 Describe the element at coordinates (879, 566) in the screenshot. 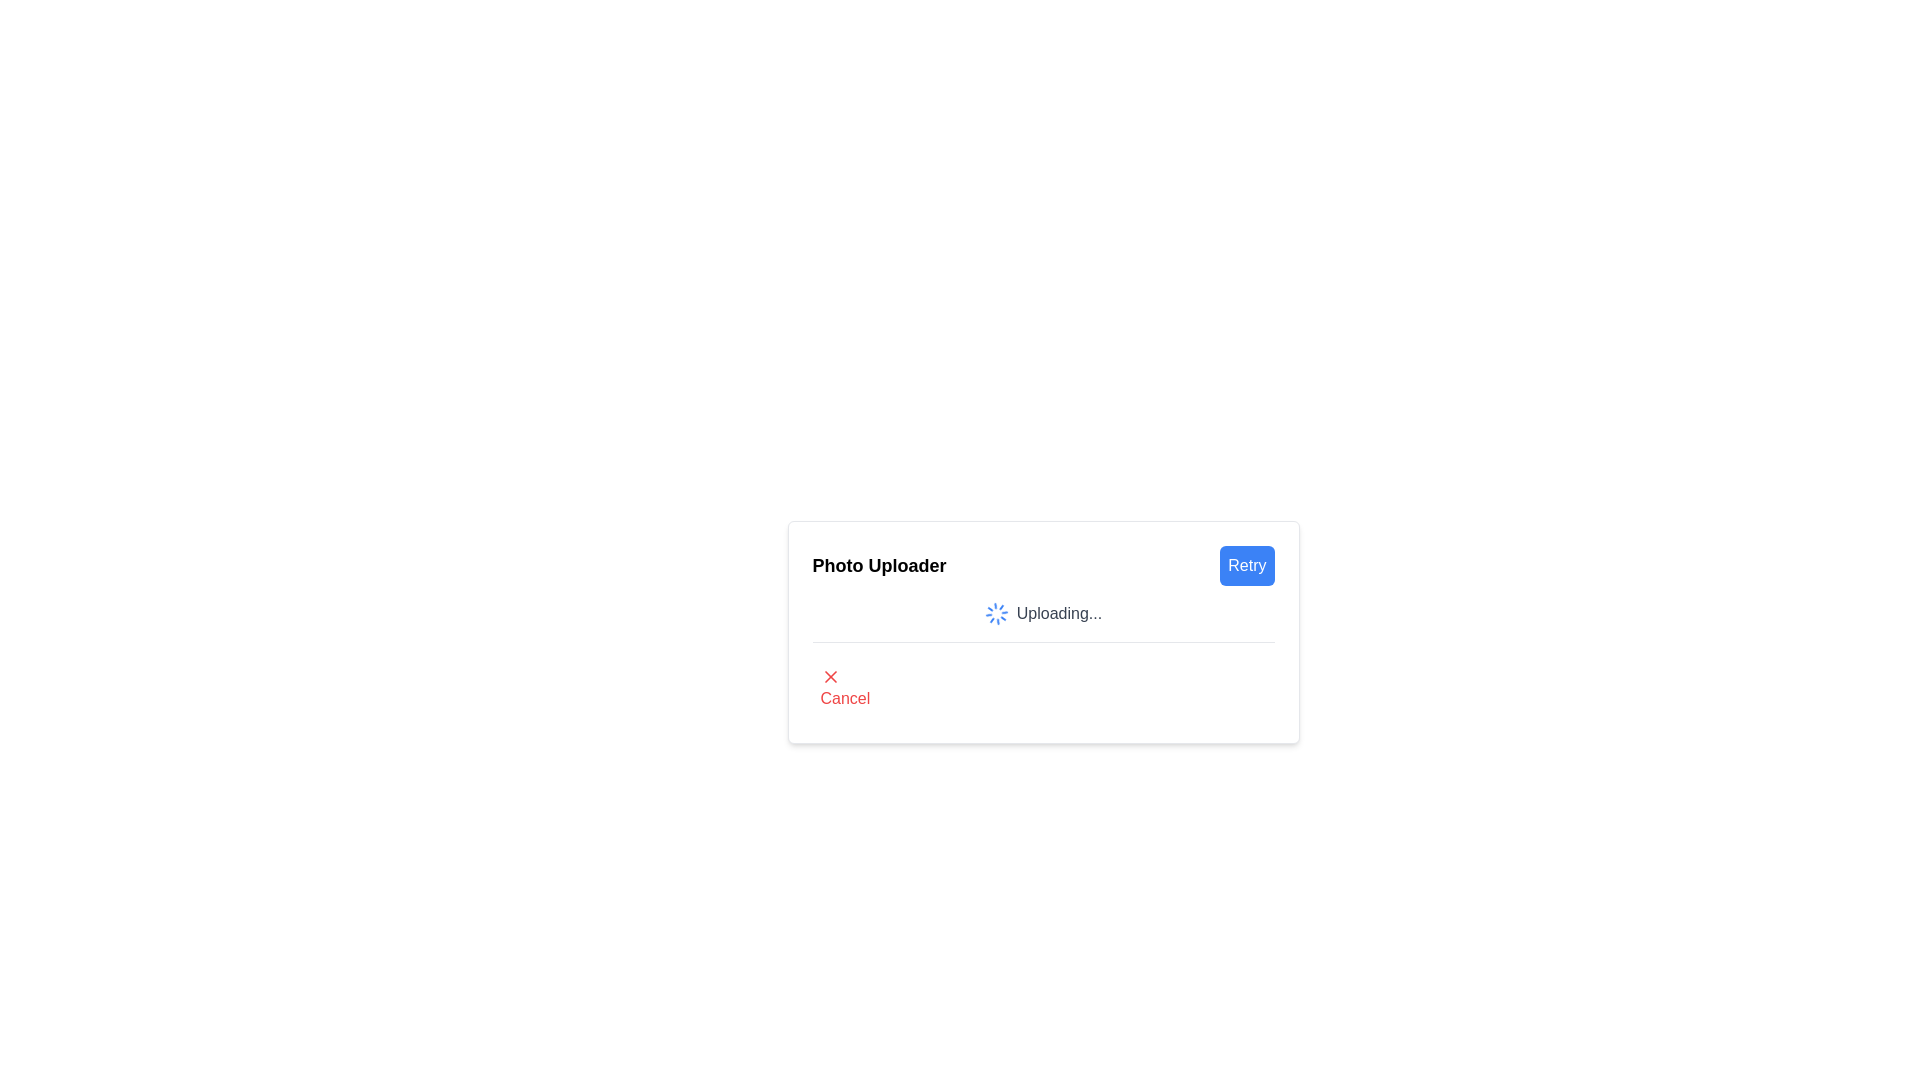

I see `the text label that serves as a header for the photo uploading section, located at the top-left corner, to provide context to the user` at that location.